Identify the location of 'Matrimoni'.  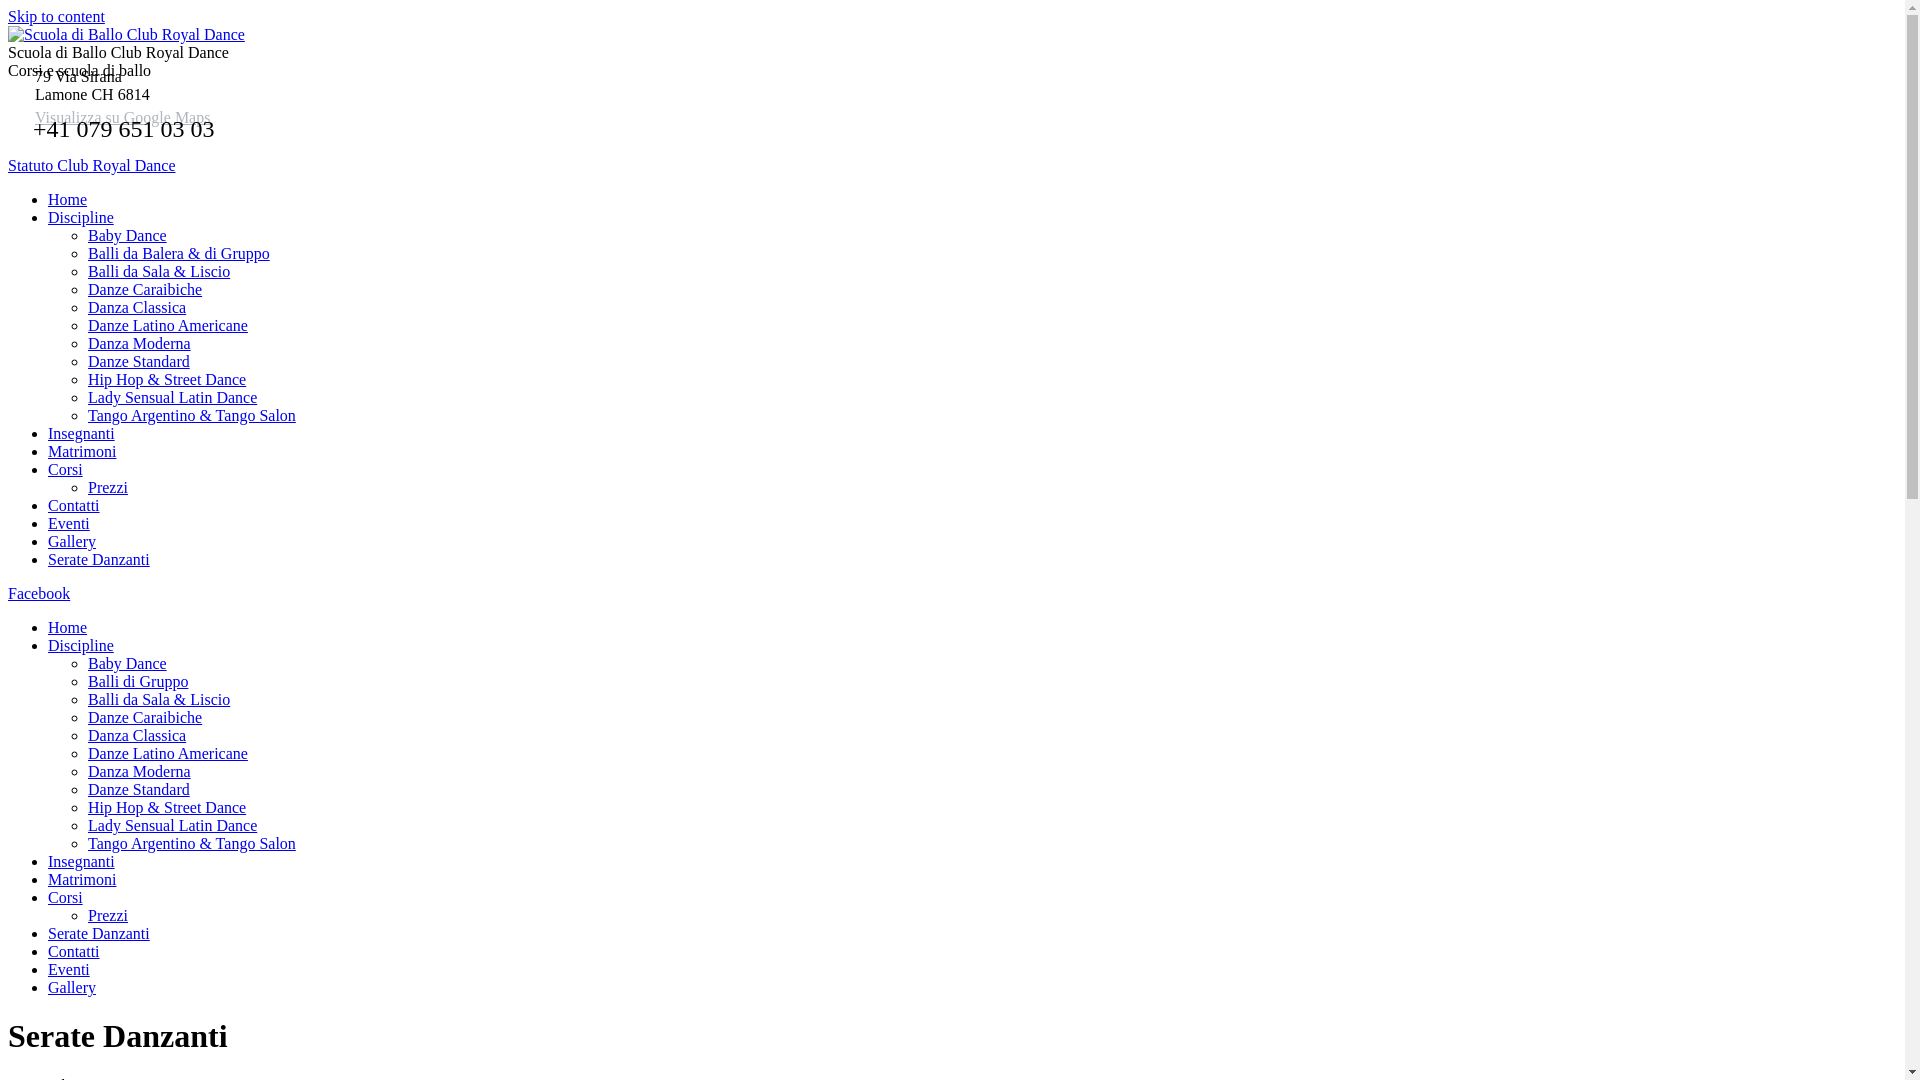
(80, 878).